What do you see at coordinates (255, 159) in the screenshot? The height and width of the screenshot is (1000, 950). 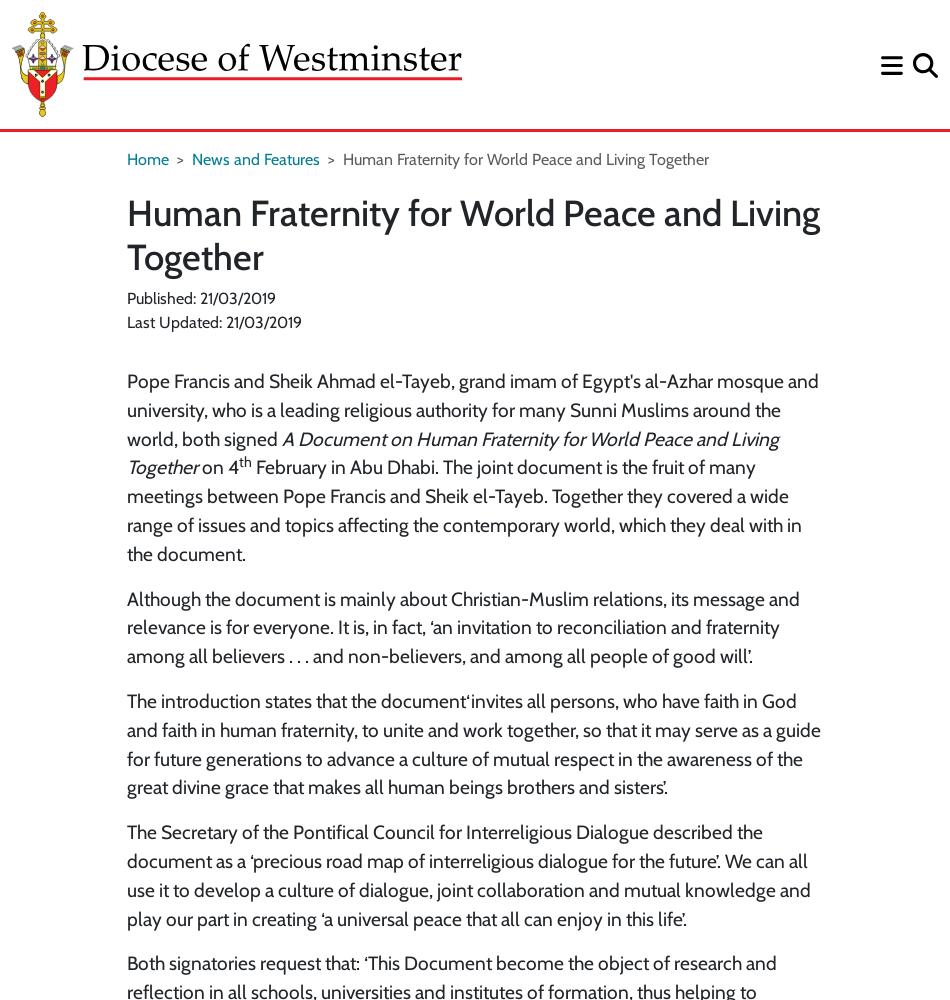 I see `'News and Features'` at bounding box center [255, 159].